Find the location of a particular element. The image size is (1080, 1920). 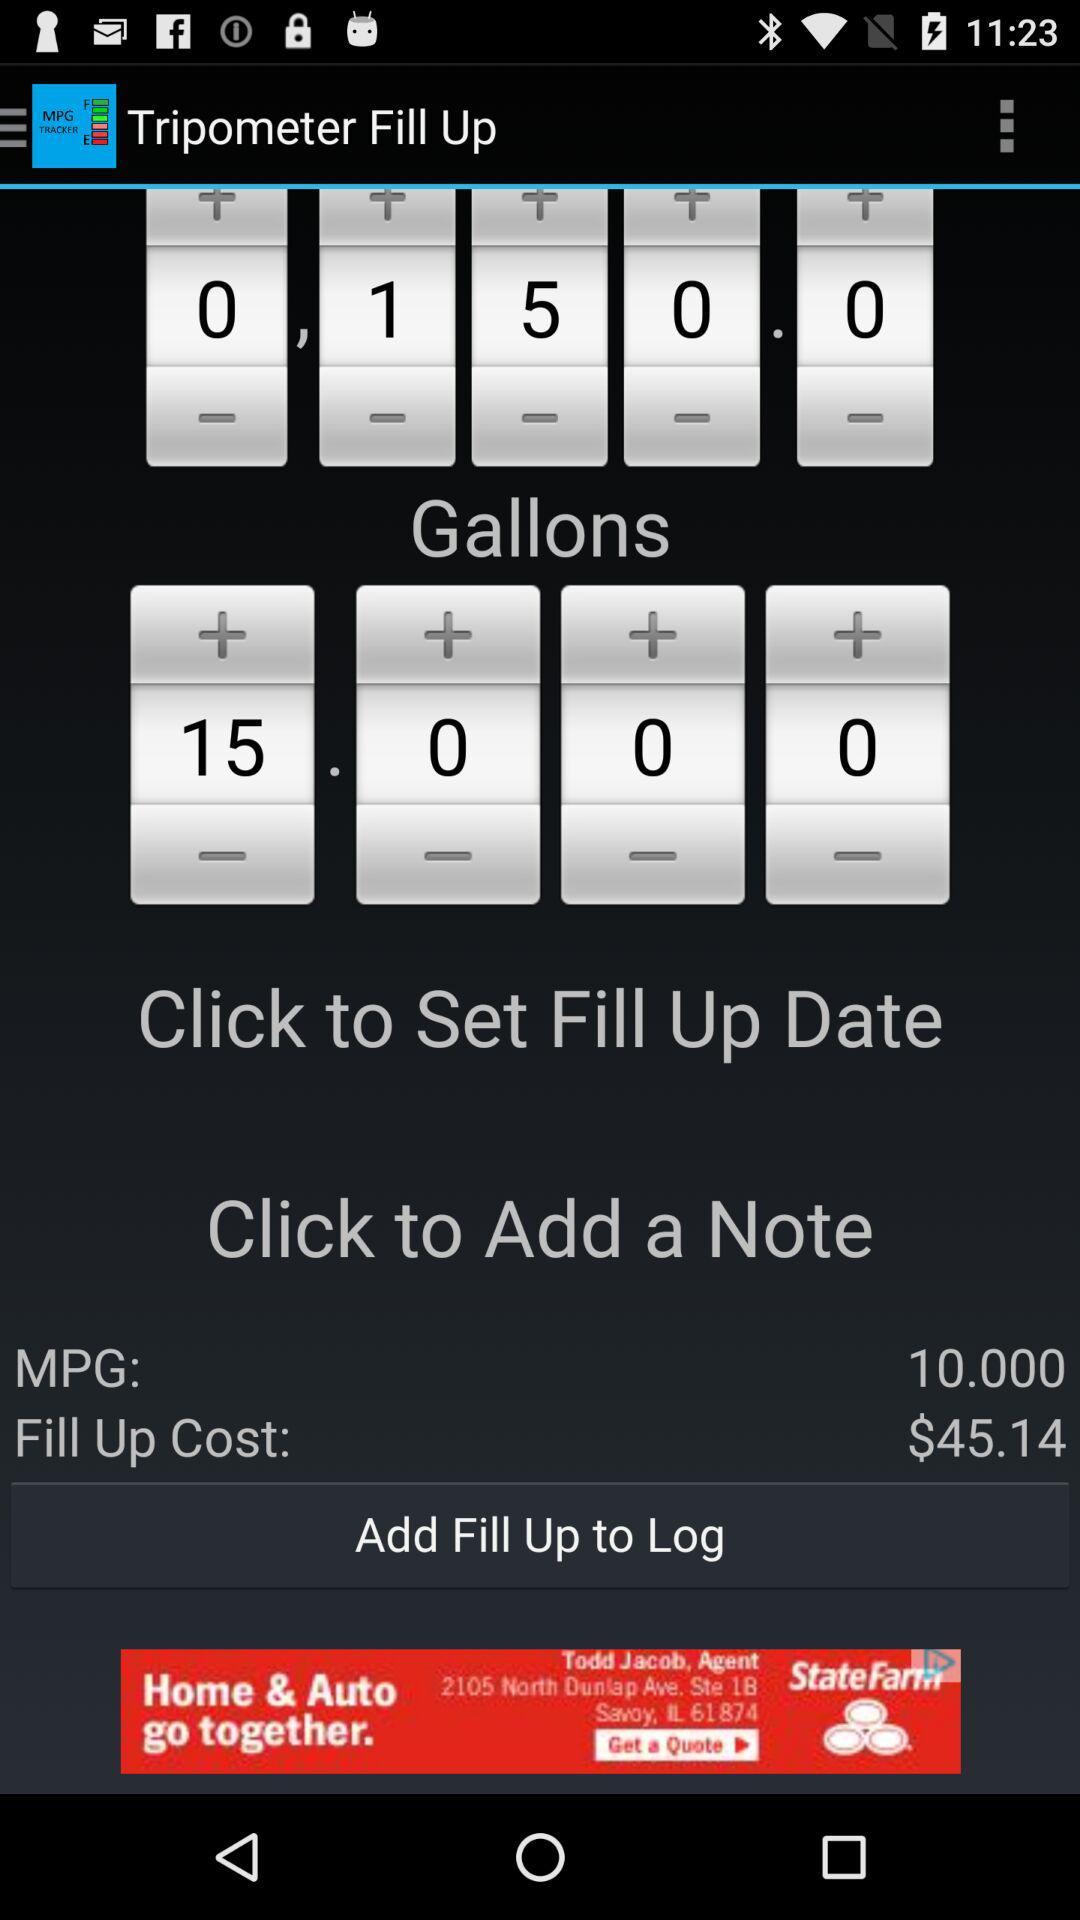

reduce one number is located at coordinates (652, 858).